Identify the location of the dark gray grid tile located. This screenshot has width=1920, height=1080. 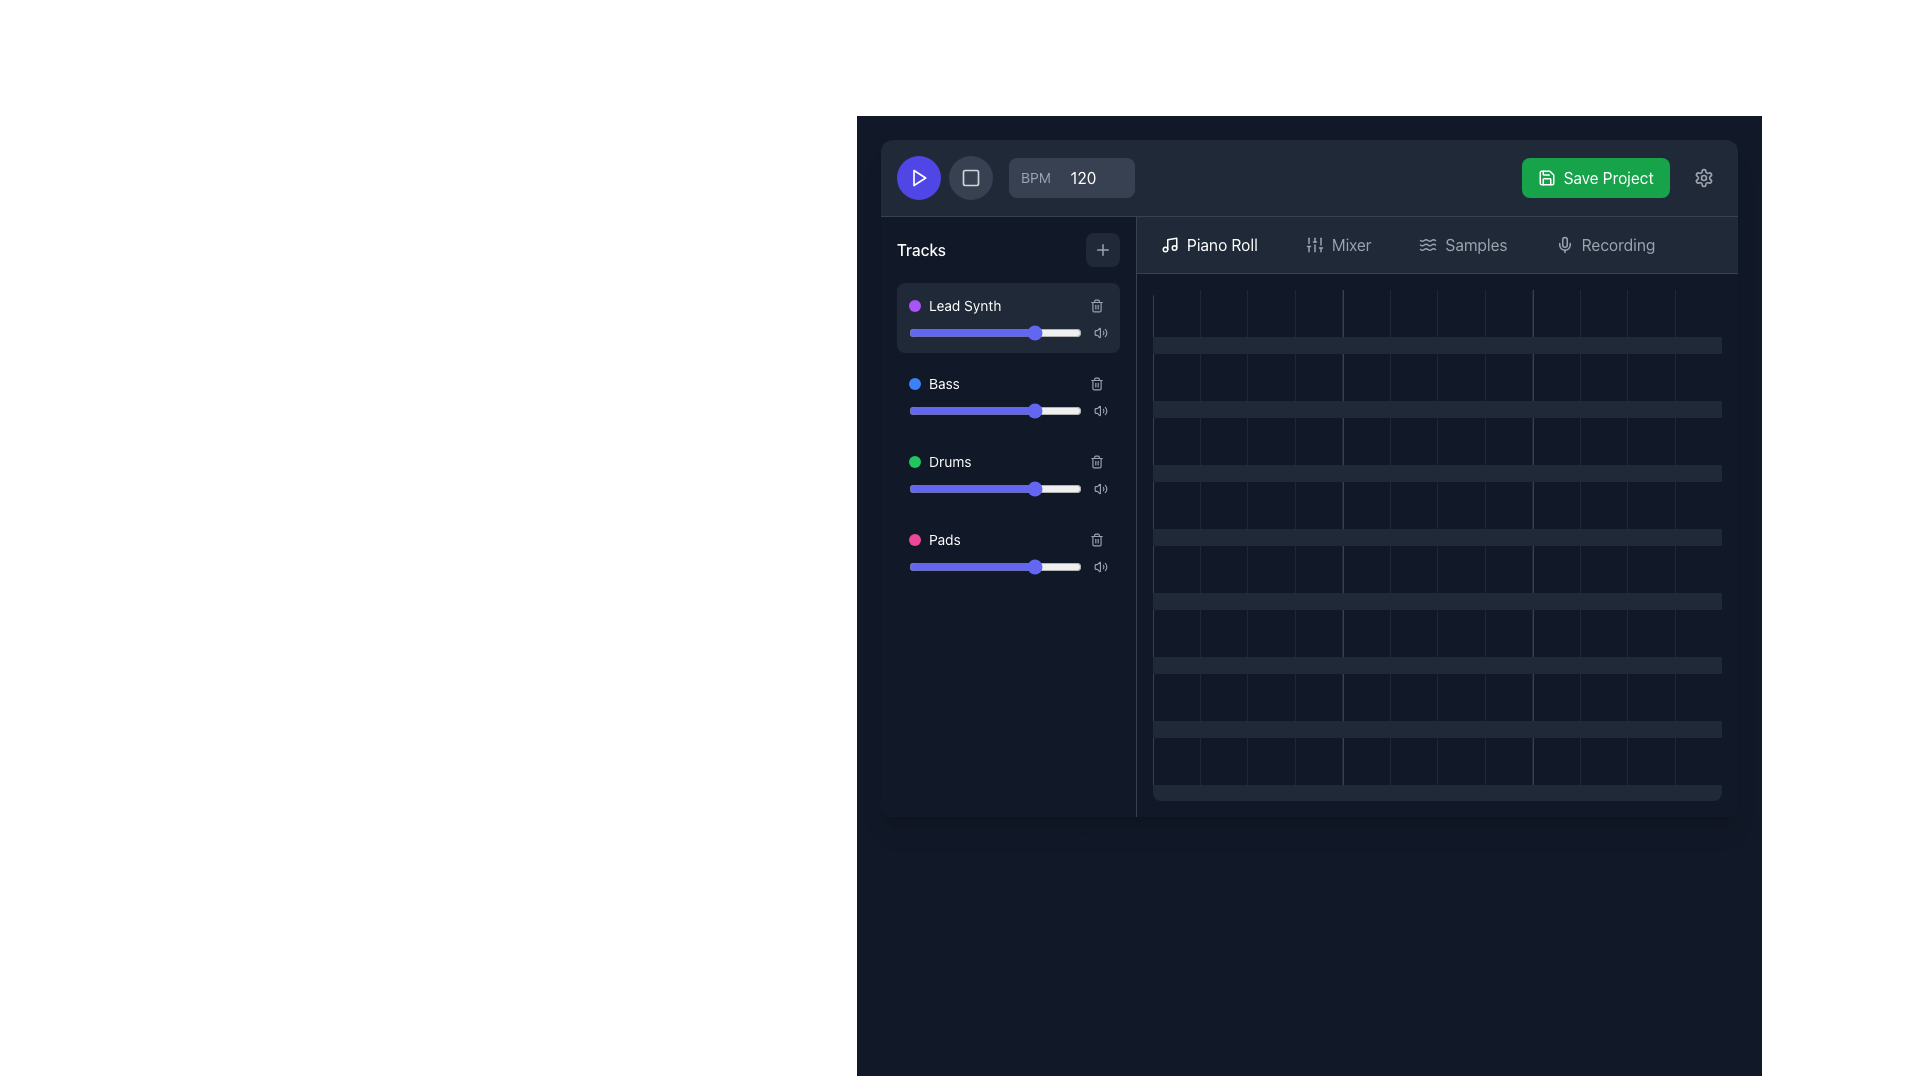
(1365, 761).